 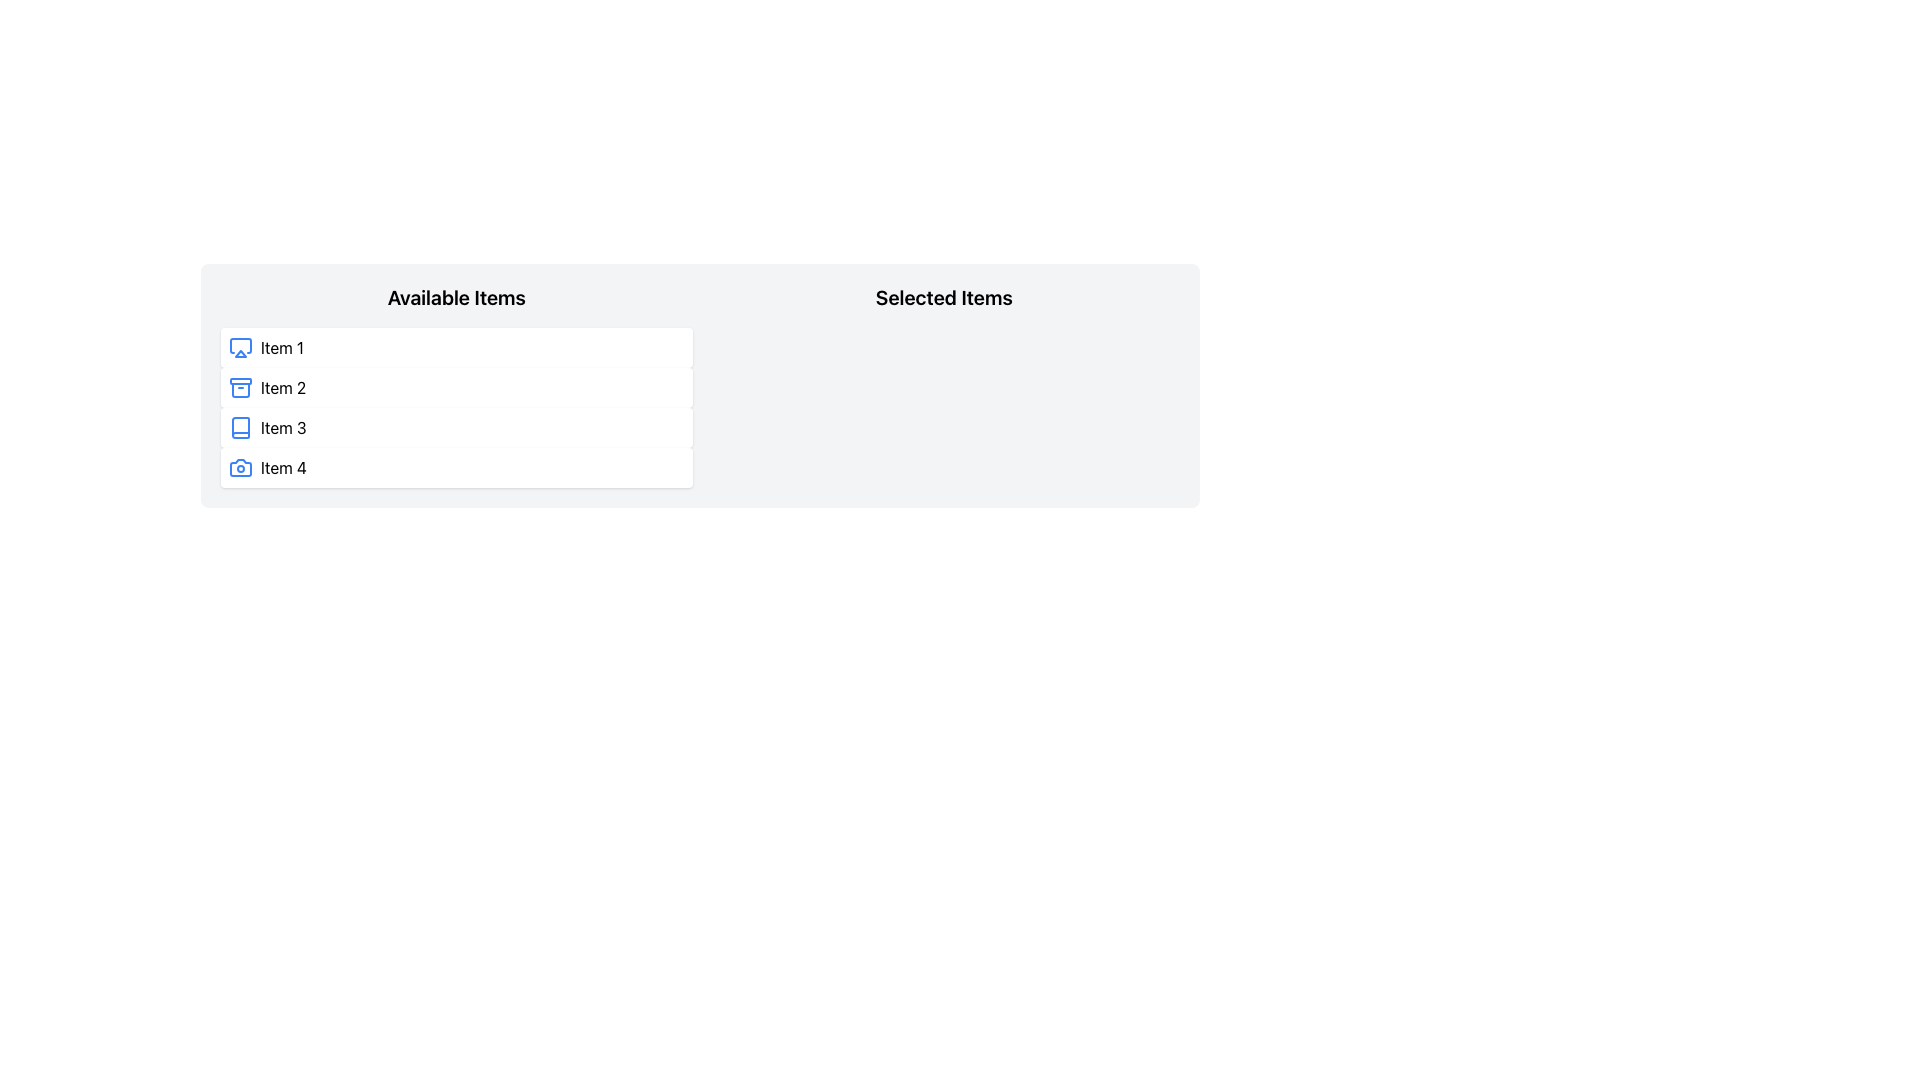 I want to click on stylized camera icon with a blue outline located in the bottom list entry of the 'Available Items' section, which is aligned with the label 'Item 4', so click(x=240, y=467).